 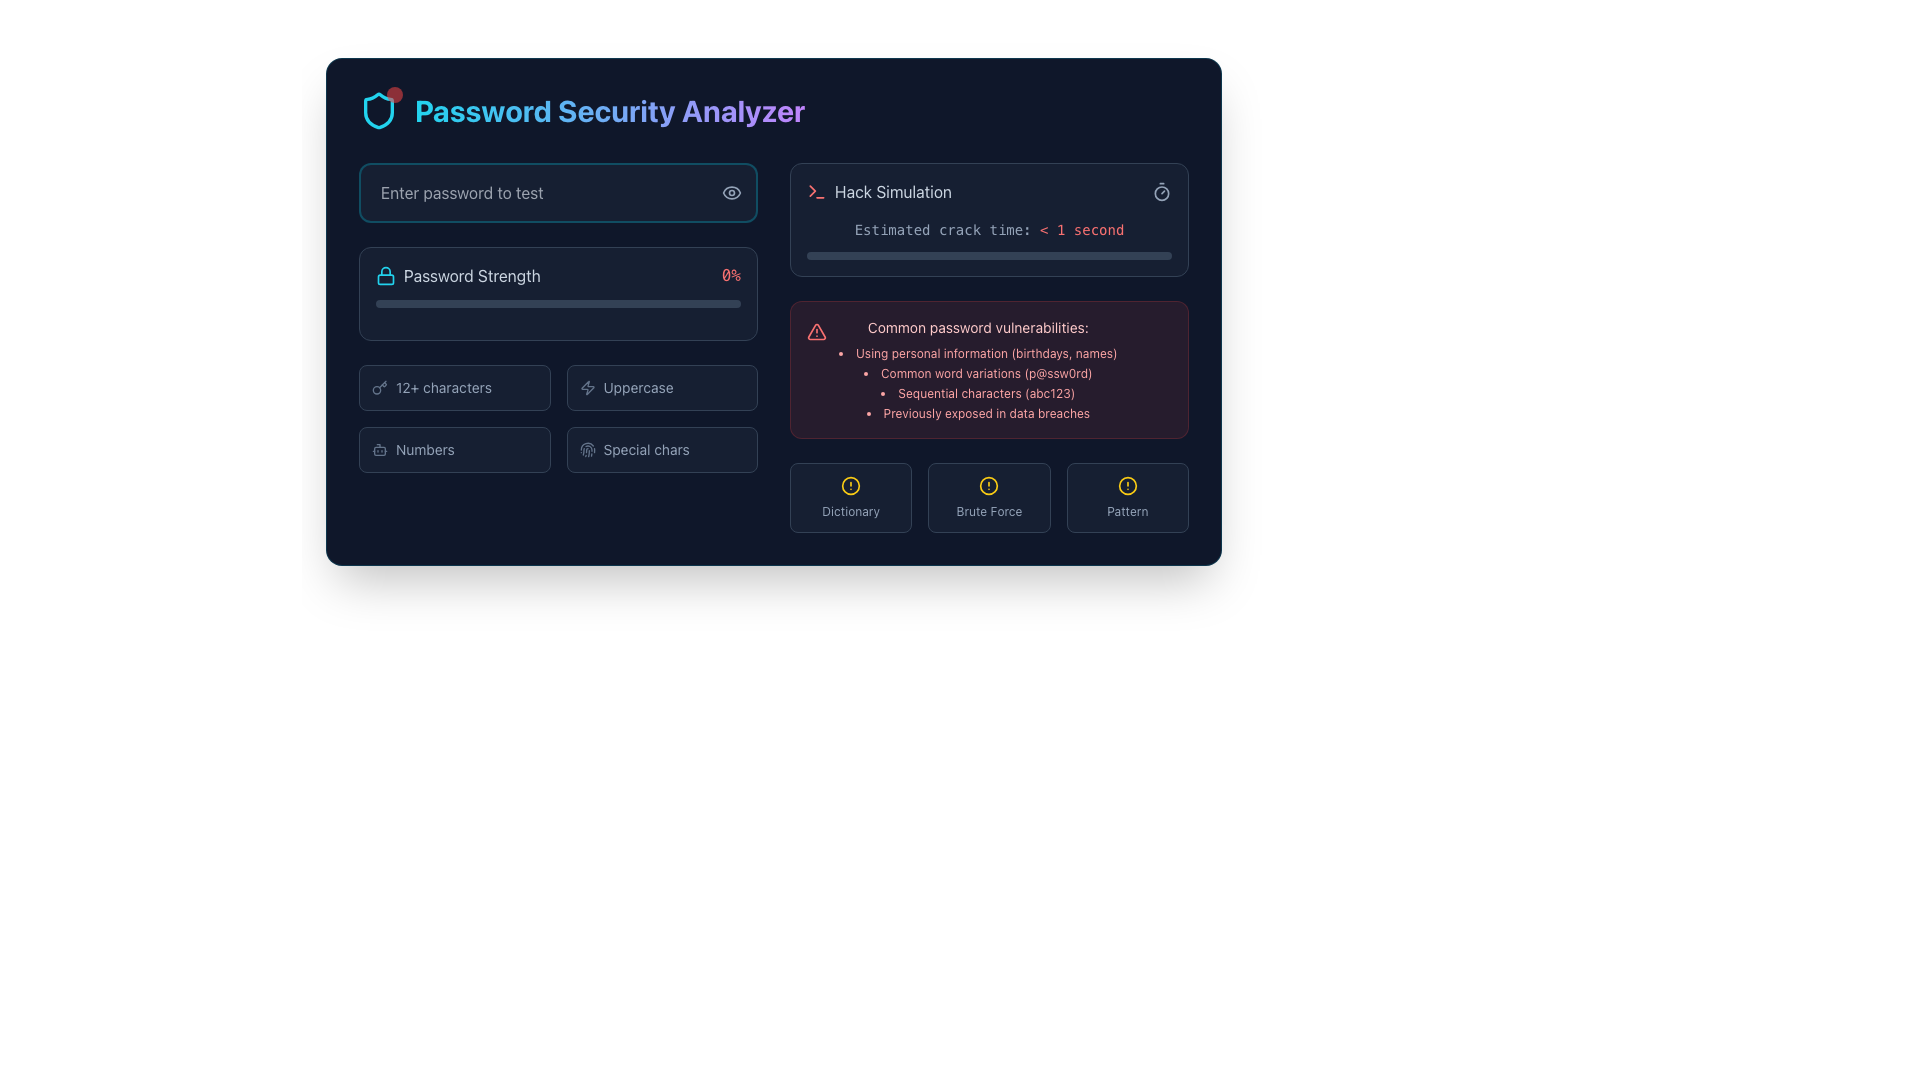 What do you see at coordinates (978, 384) in the screenshot?
I see `text from the unordered list containing examples of common password vulnerabilities, which is located beneath the title 'Common password vulnerabilities:' and is displayed in red text within a dark red background` at bounding box center [978, 384].